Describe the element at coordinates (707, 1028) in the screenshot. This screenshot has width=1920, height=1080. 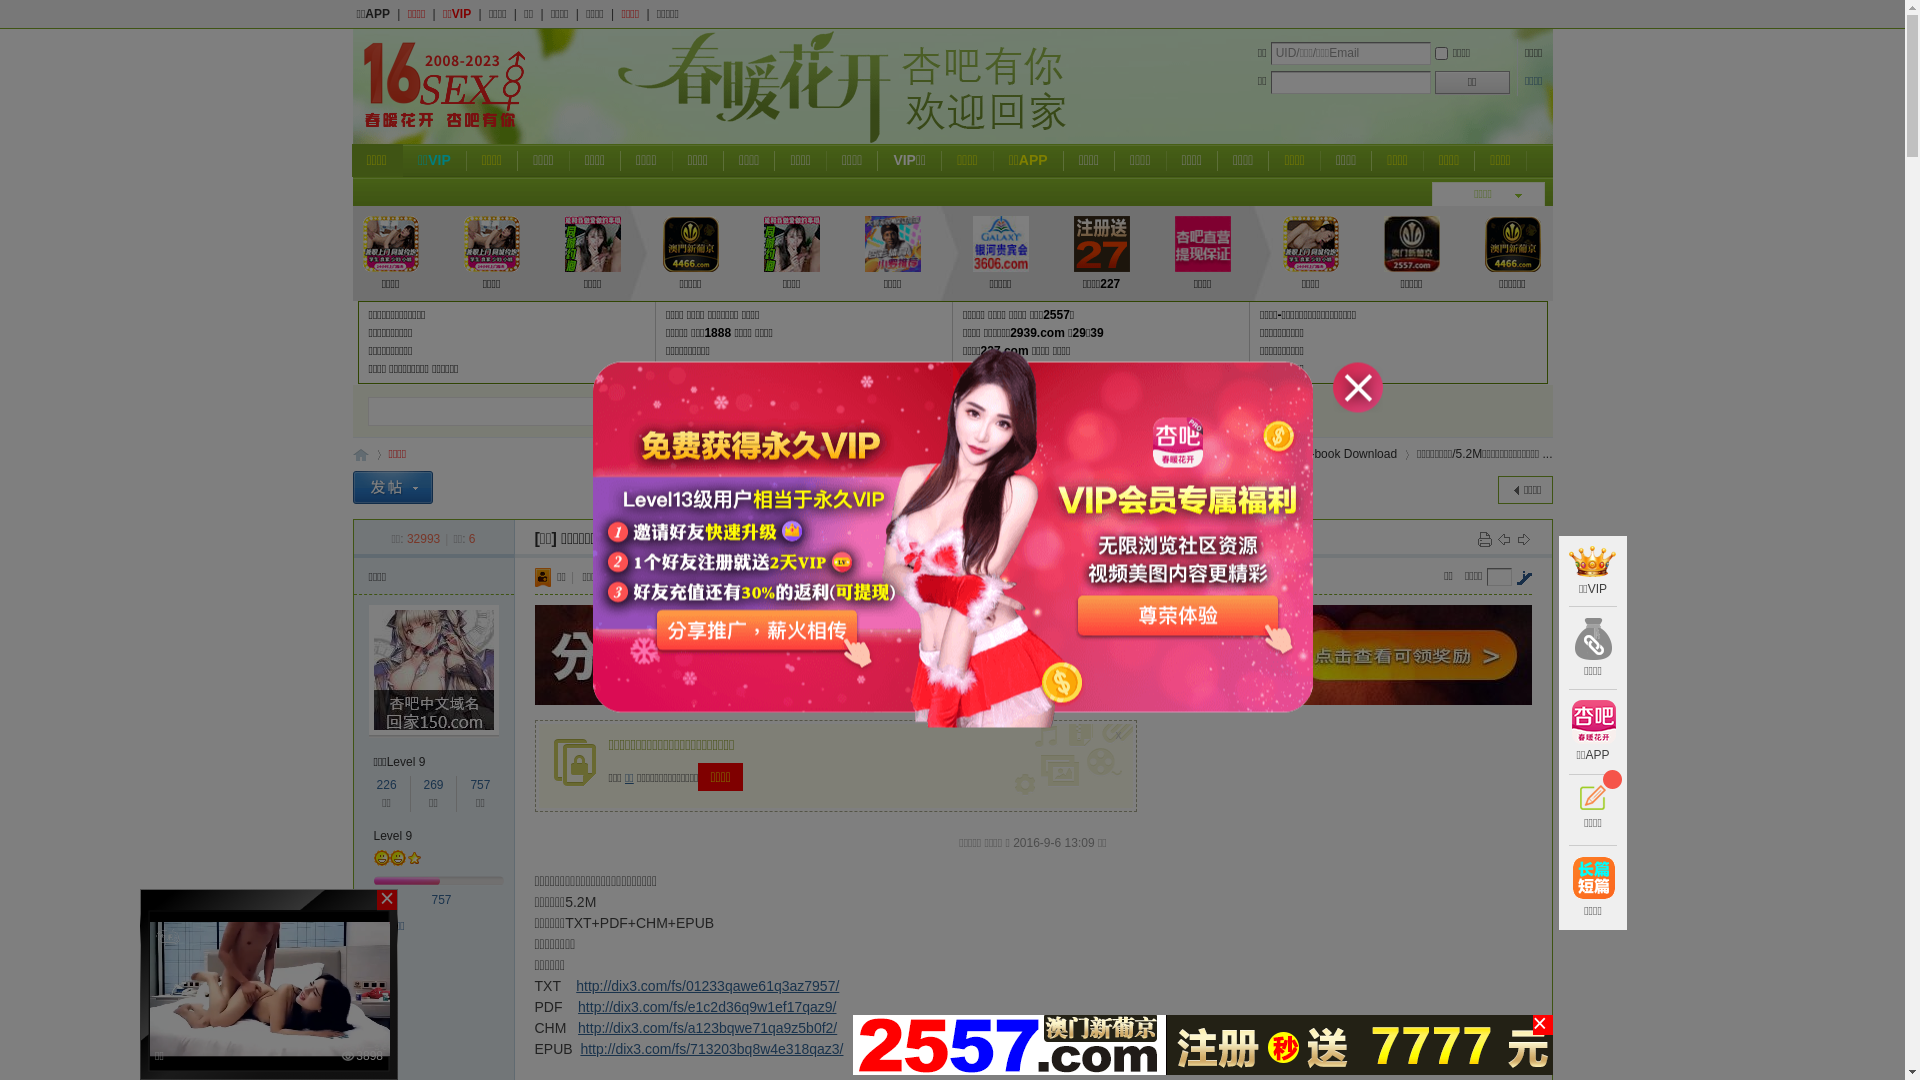
I see `'http://dix3.com/fs/a123bqwe71qa9z5b0f2/'` at that location.